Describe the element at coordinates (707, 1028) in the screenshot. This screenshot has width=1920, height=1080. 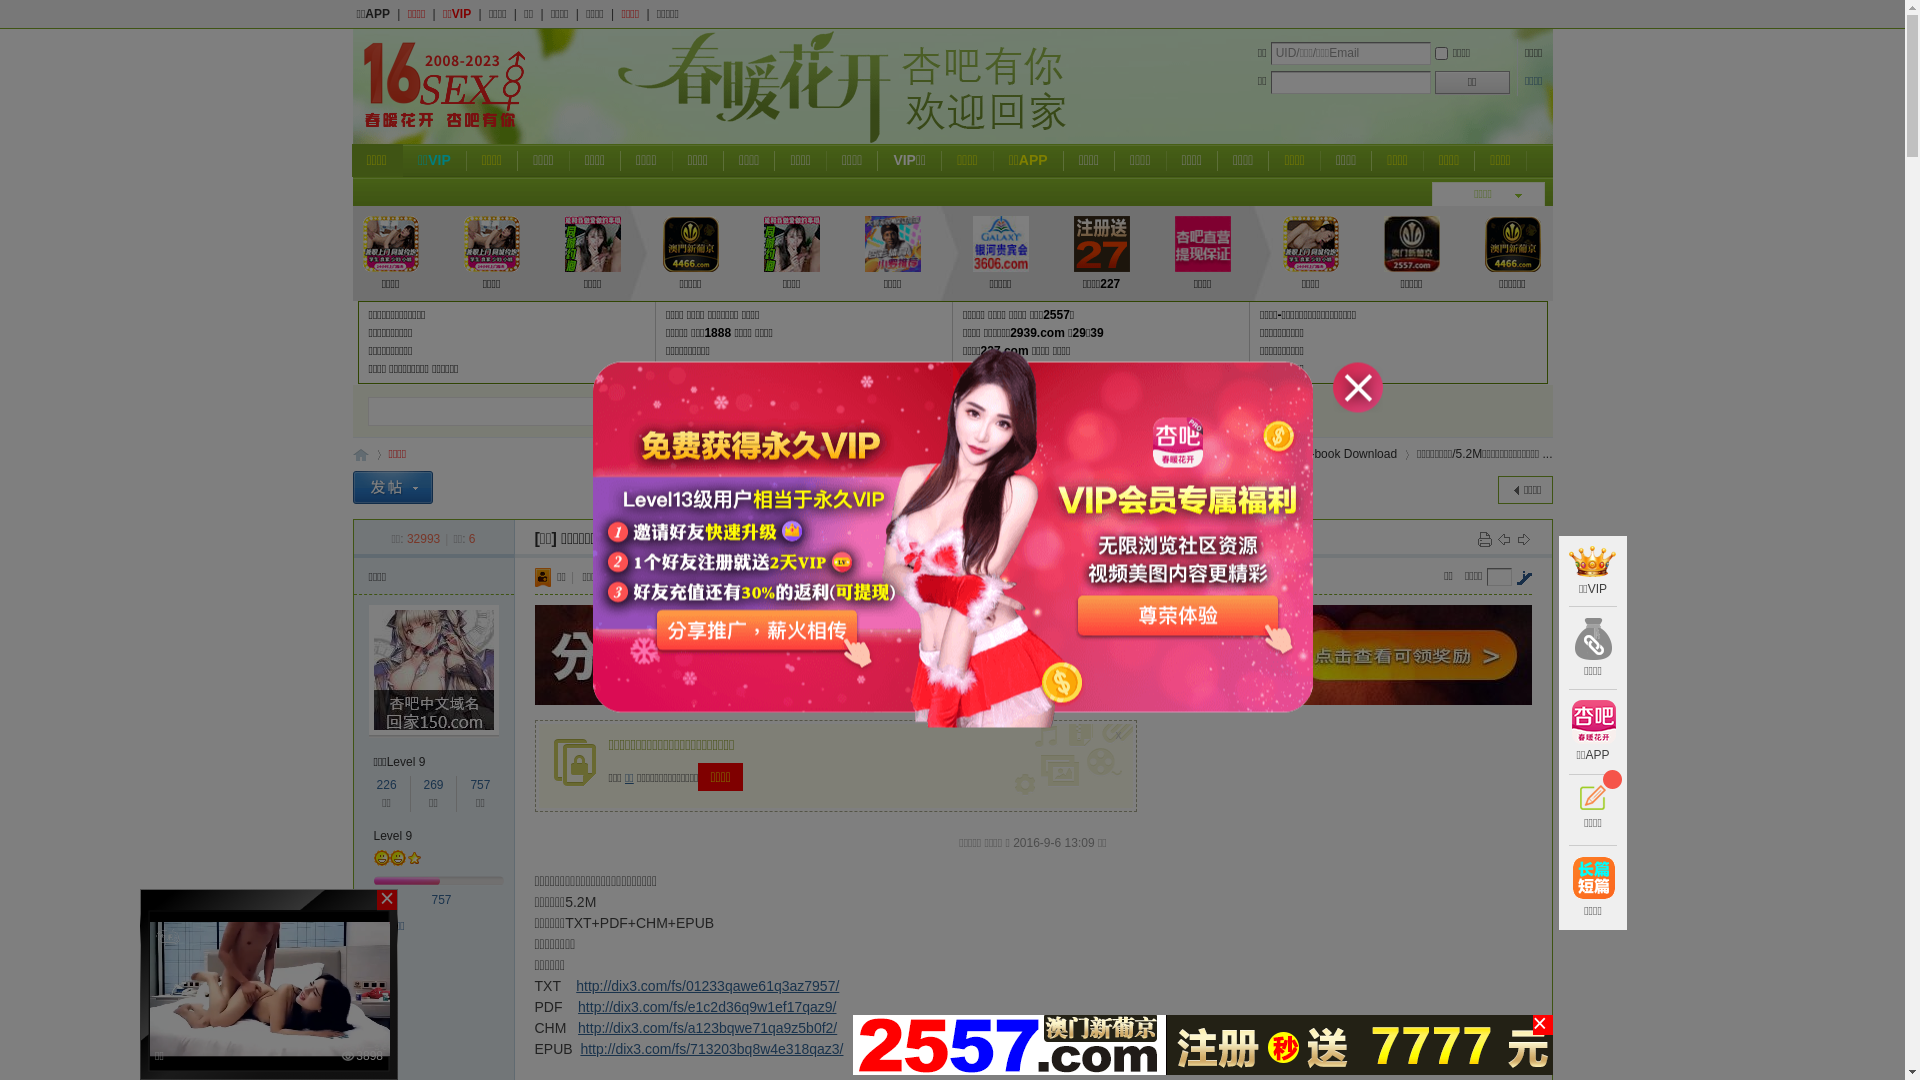
I see `'http://dix3.com/fs/a123bqwe71qa9z5b0f2/'` at that location.